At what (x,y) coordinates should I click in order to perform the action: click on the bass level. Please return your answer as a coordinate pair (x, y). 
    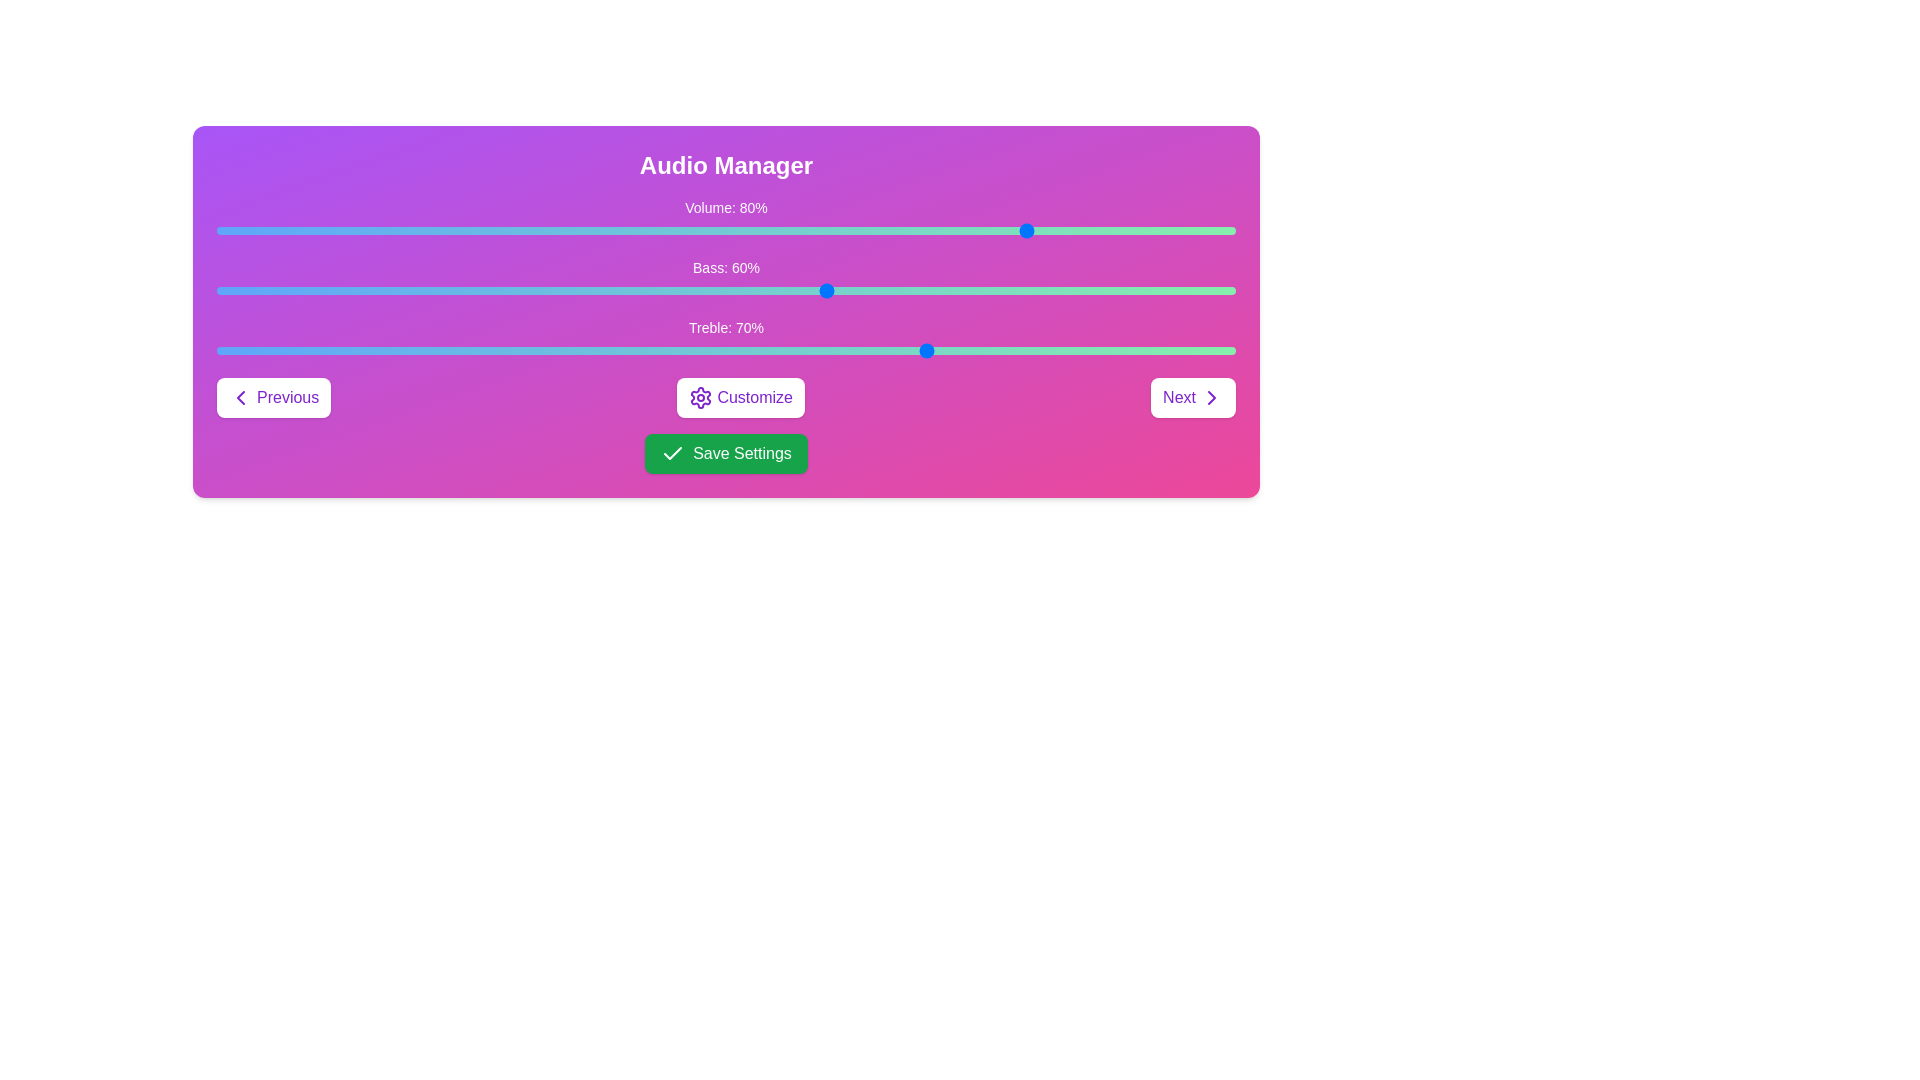
    Looking at the image, I should click on (949, 290).